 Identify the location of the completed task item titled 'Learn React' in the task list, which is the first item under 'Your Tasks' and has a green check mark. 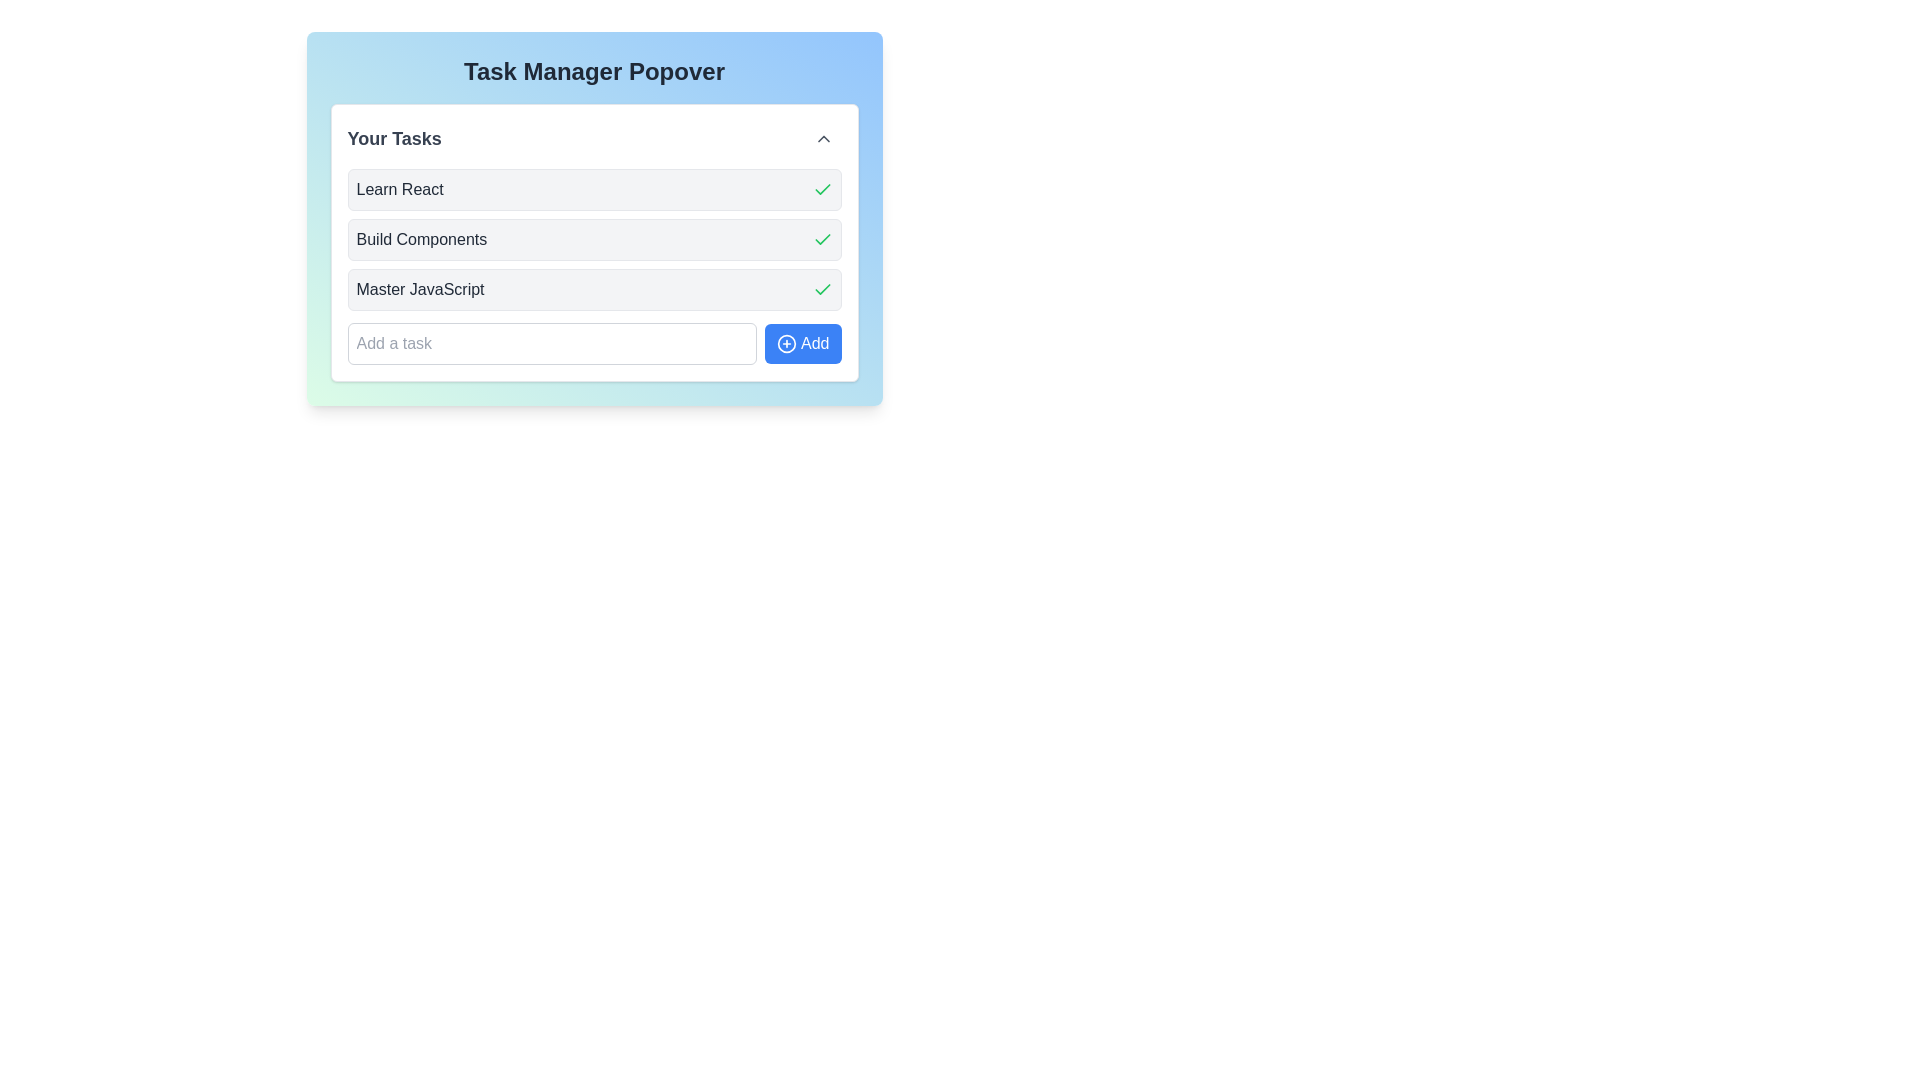
(593, 189).